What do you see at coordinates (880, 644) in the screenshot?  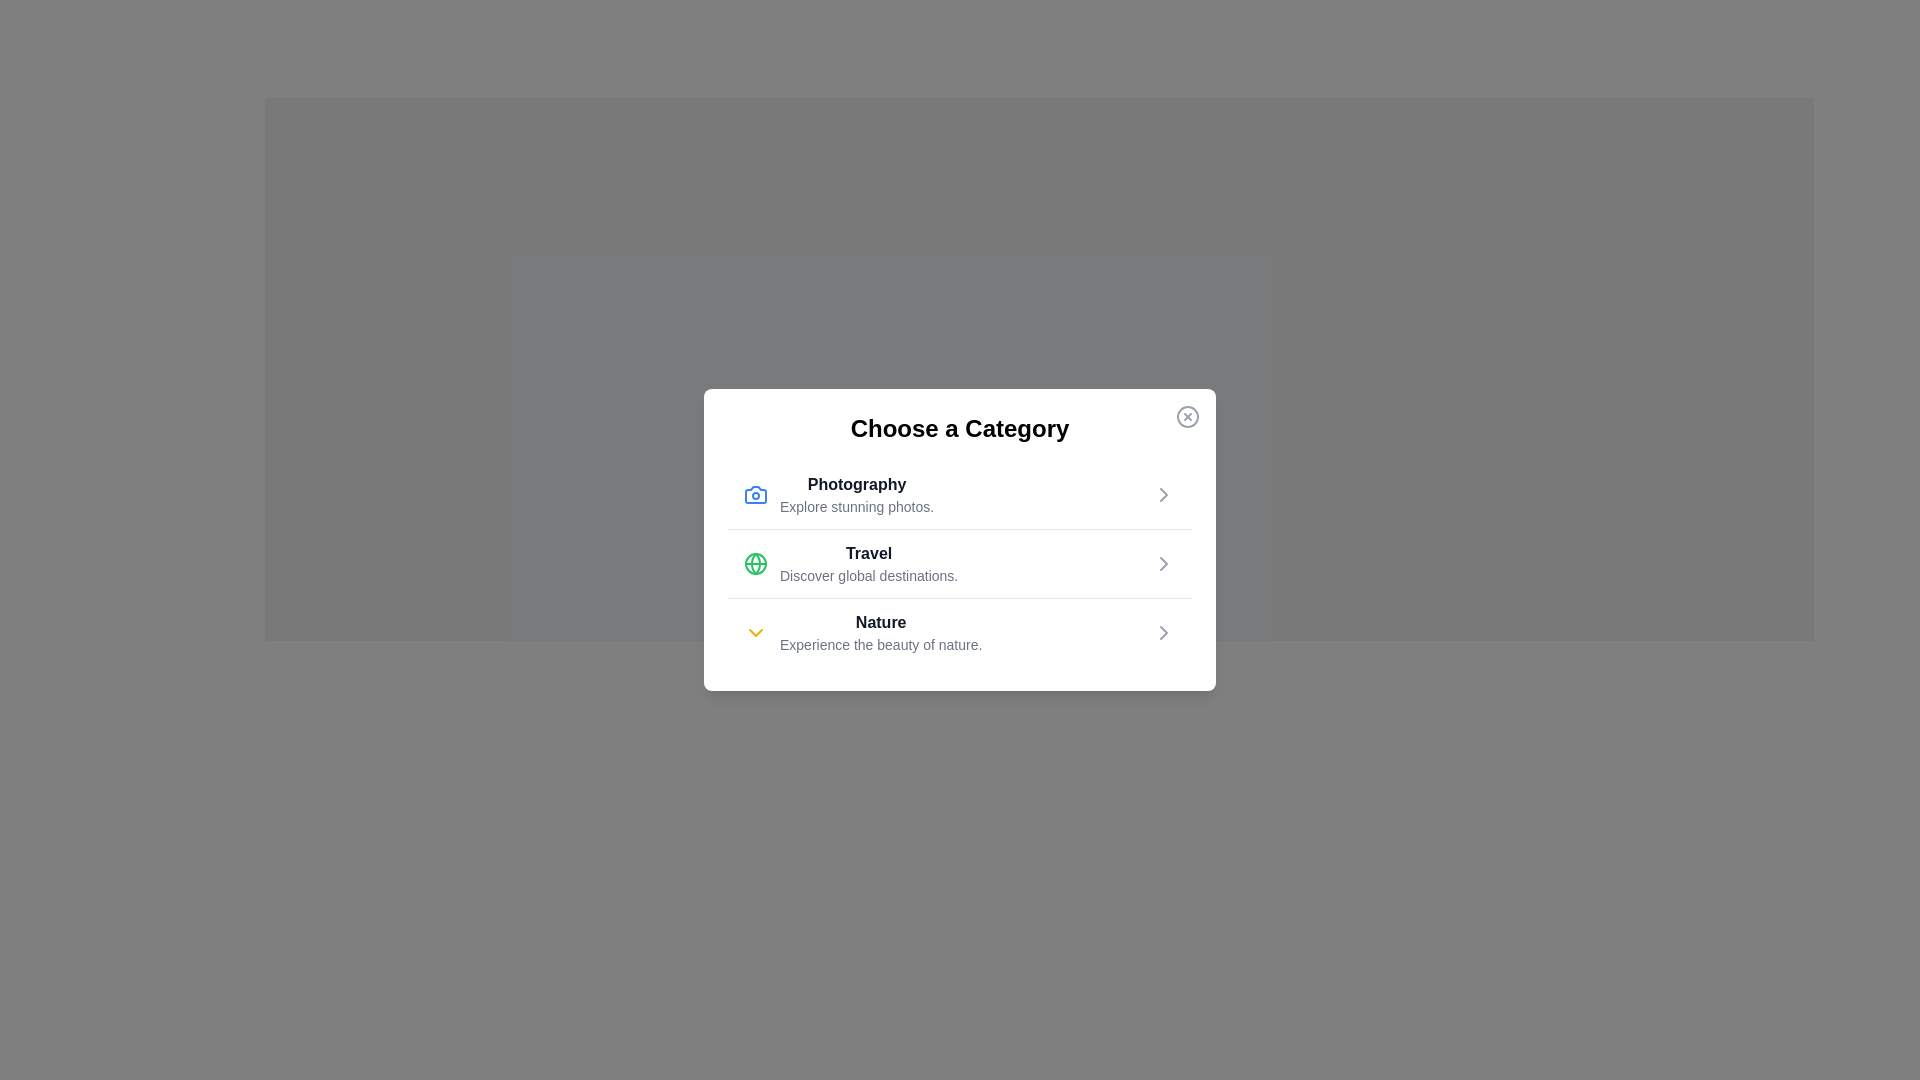 I see `text content 'Experience the beauty of nature.' located below the bold 'Nature' heading in the dialog box titled 'Choose a Category.'` at bounding box center [880, 644].